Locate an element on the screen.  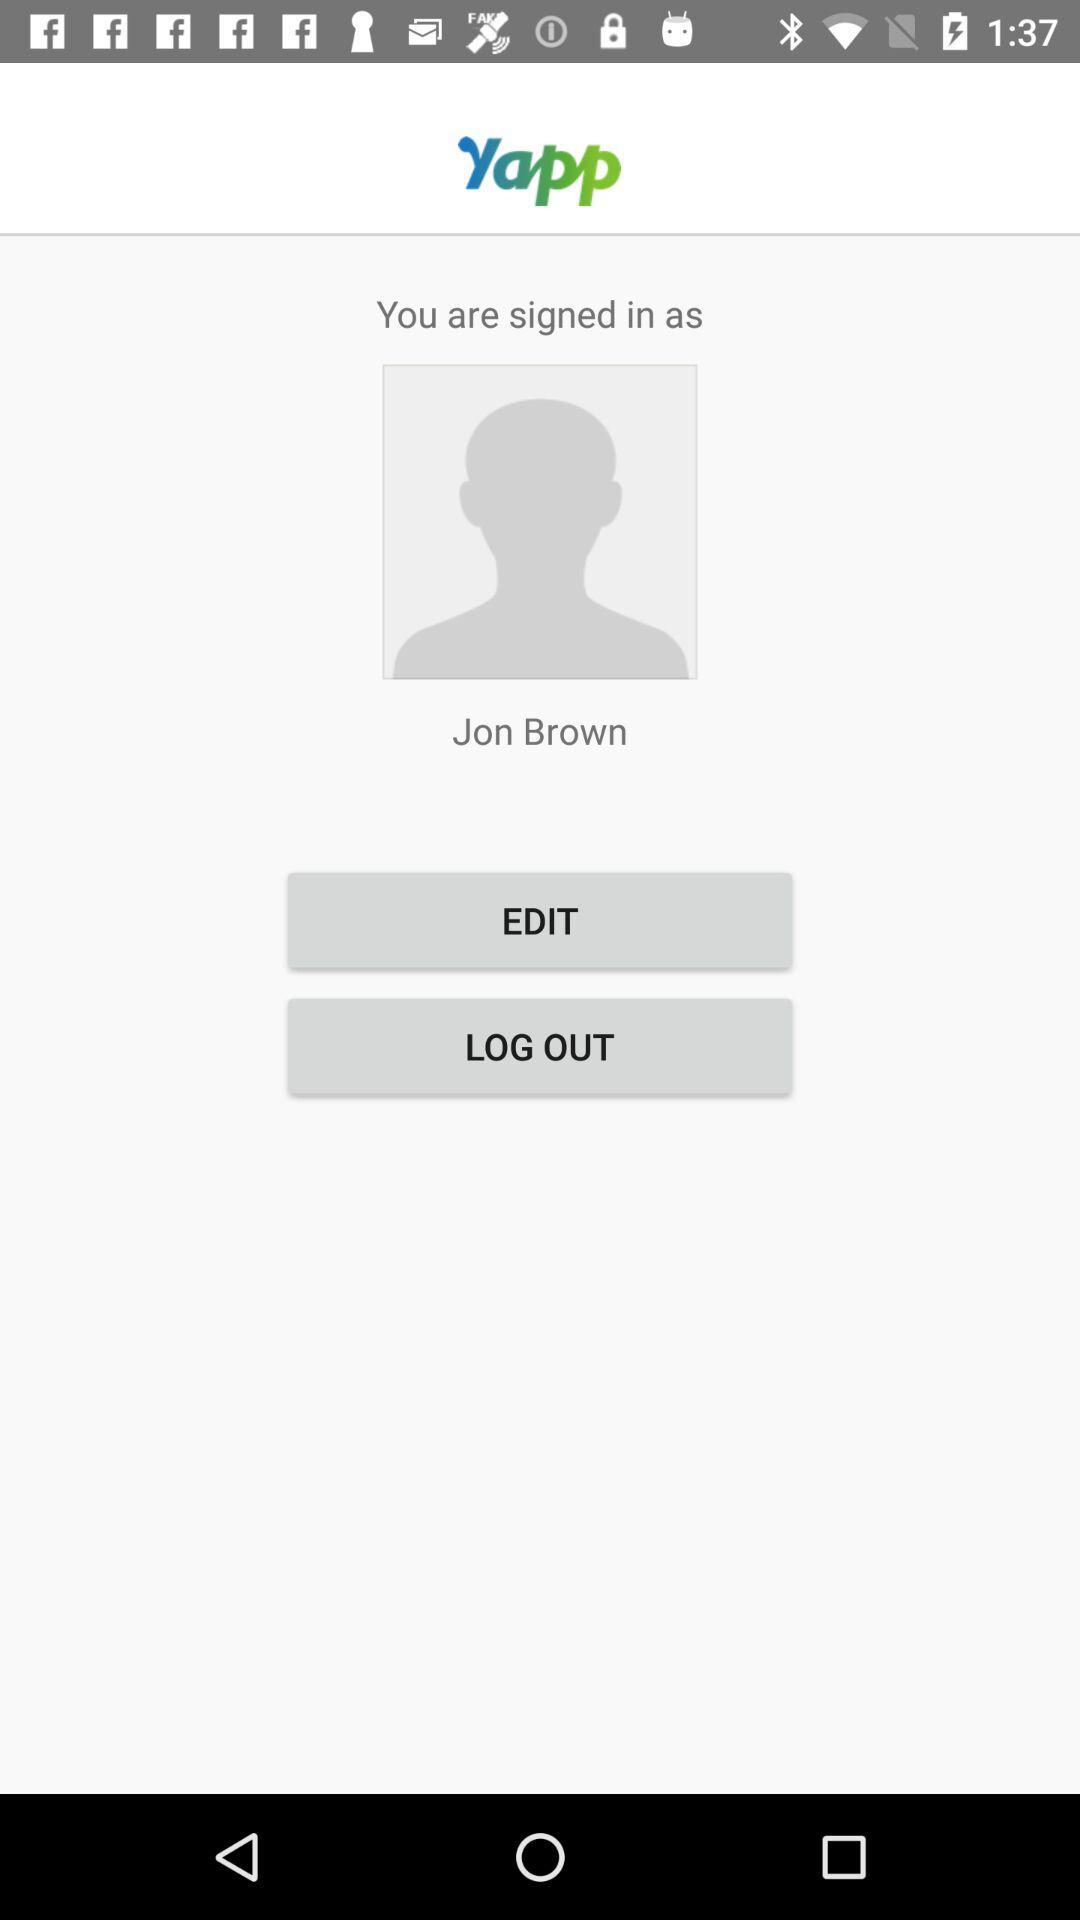
log out is located at coordinates (540, 1045).